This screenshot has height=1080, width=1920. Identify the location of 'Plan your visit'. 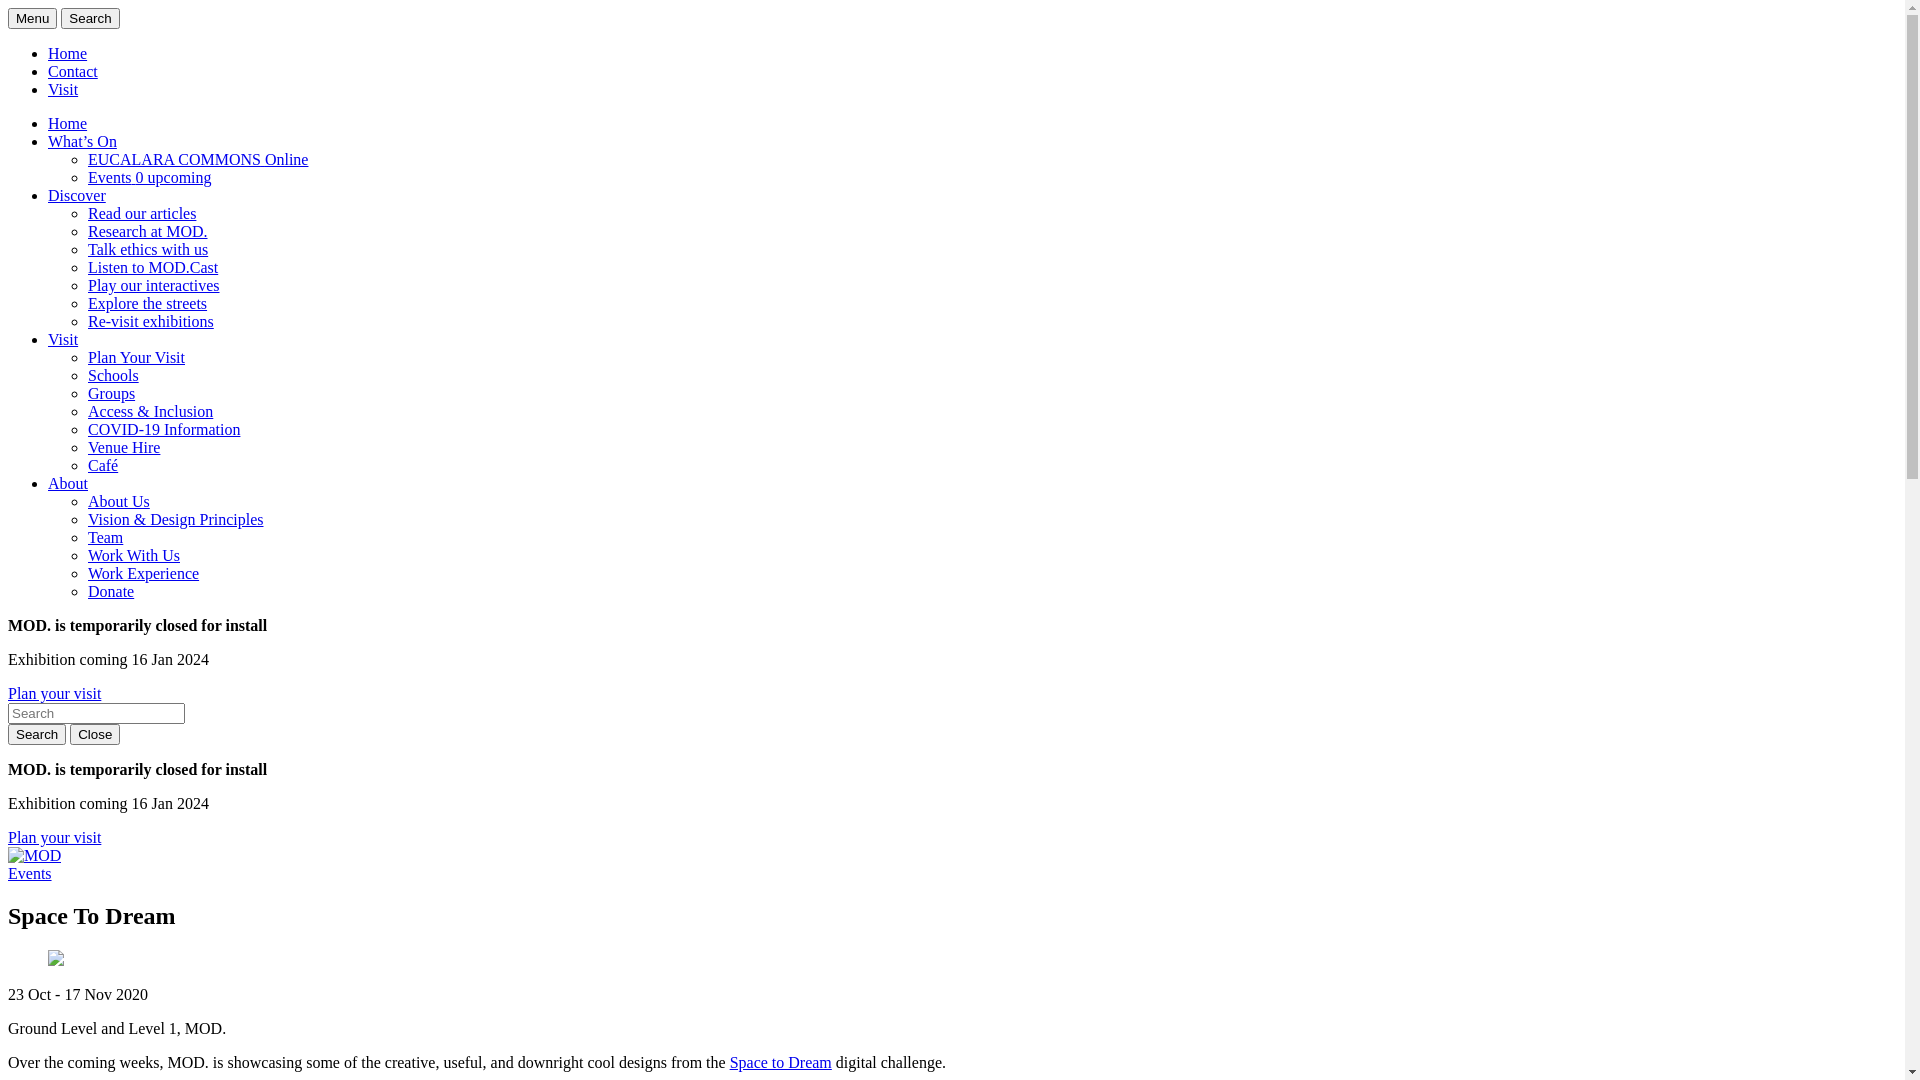
(54, 692).